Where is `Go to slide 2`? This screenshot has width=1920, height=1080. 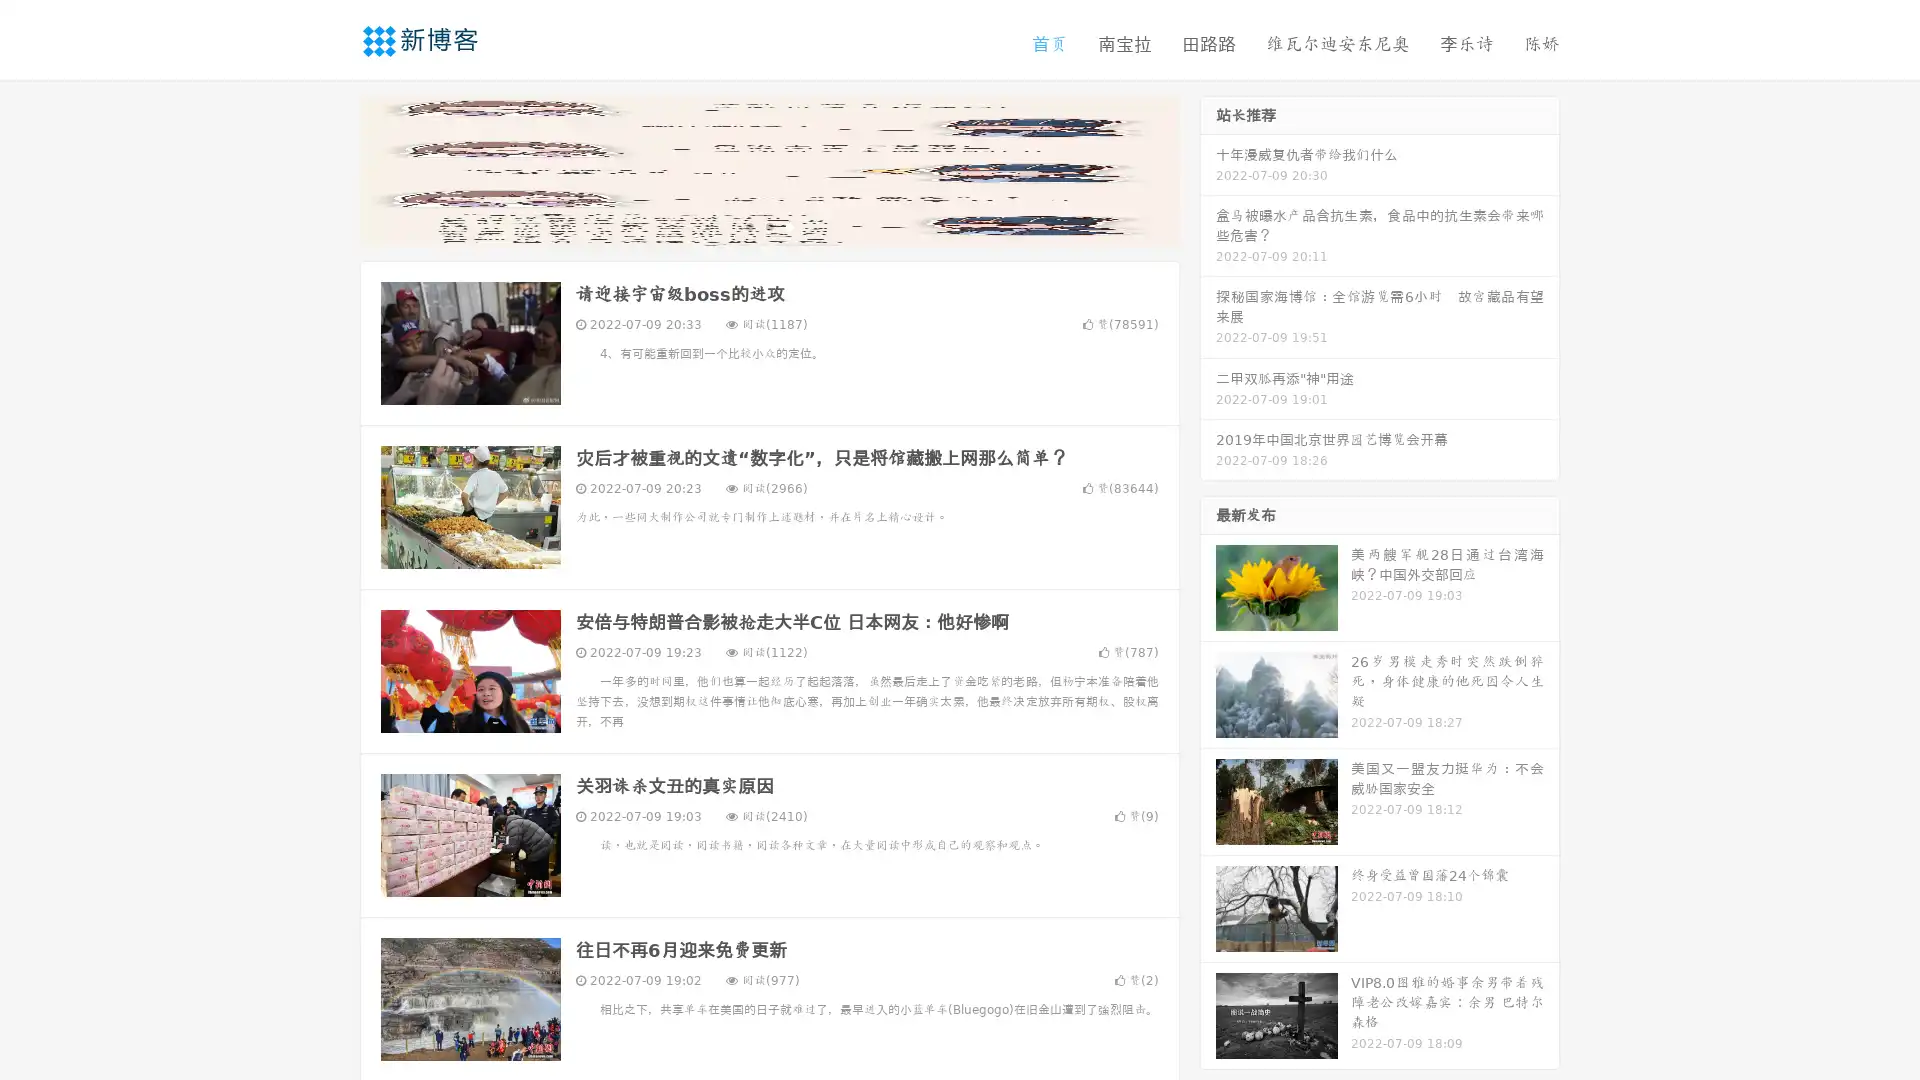 Go to slide 2 is located at coordinates (768, 225).